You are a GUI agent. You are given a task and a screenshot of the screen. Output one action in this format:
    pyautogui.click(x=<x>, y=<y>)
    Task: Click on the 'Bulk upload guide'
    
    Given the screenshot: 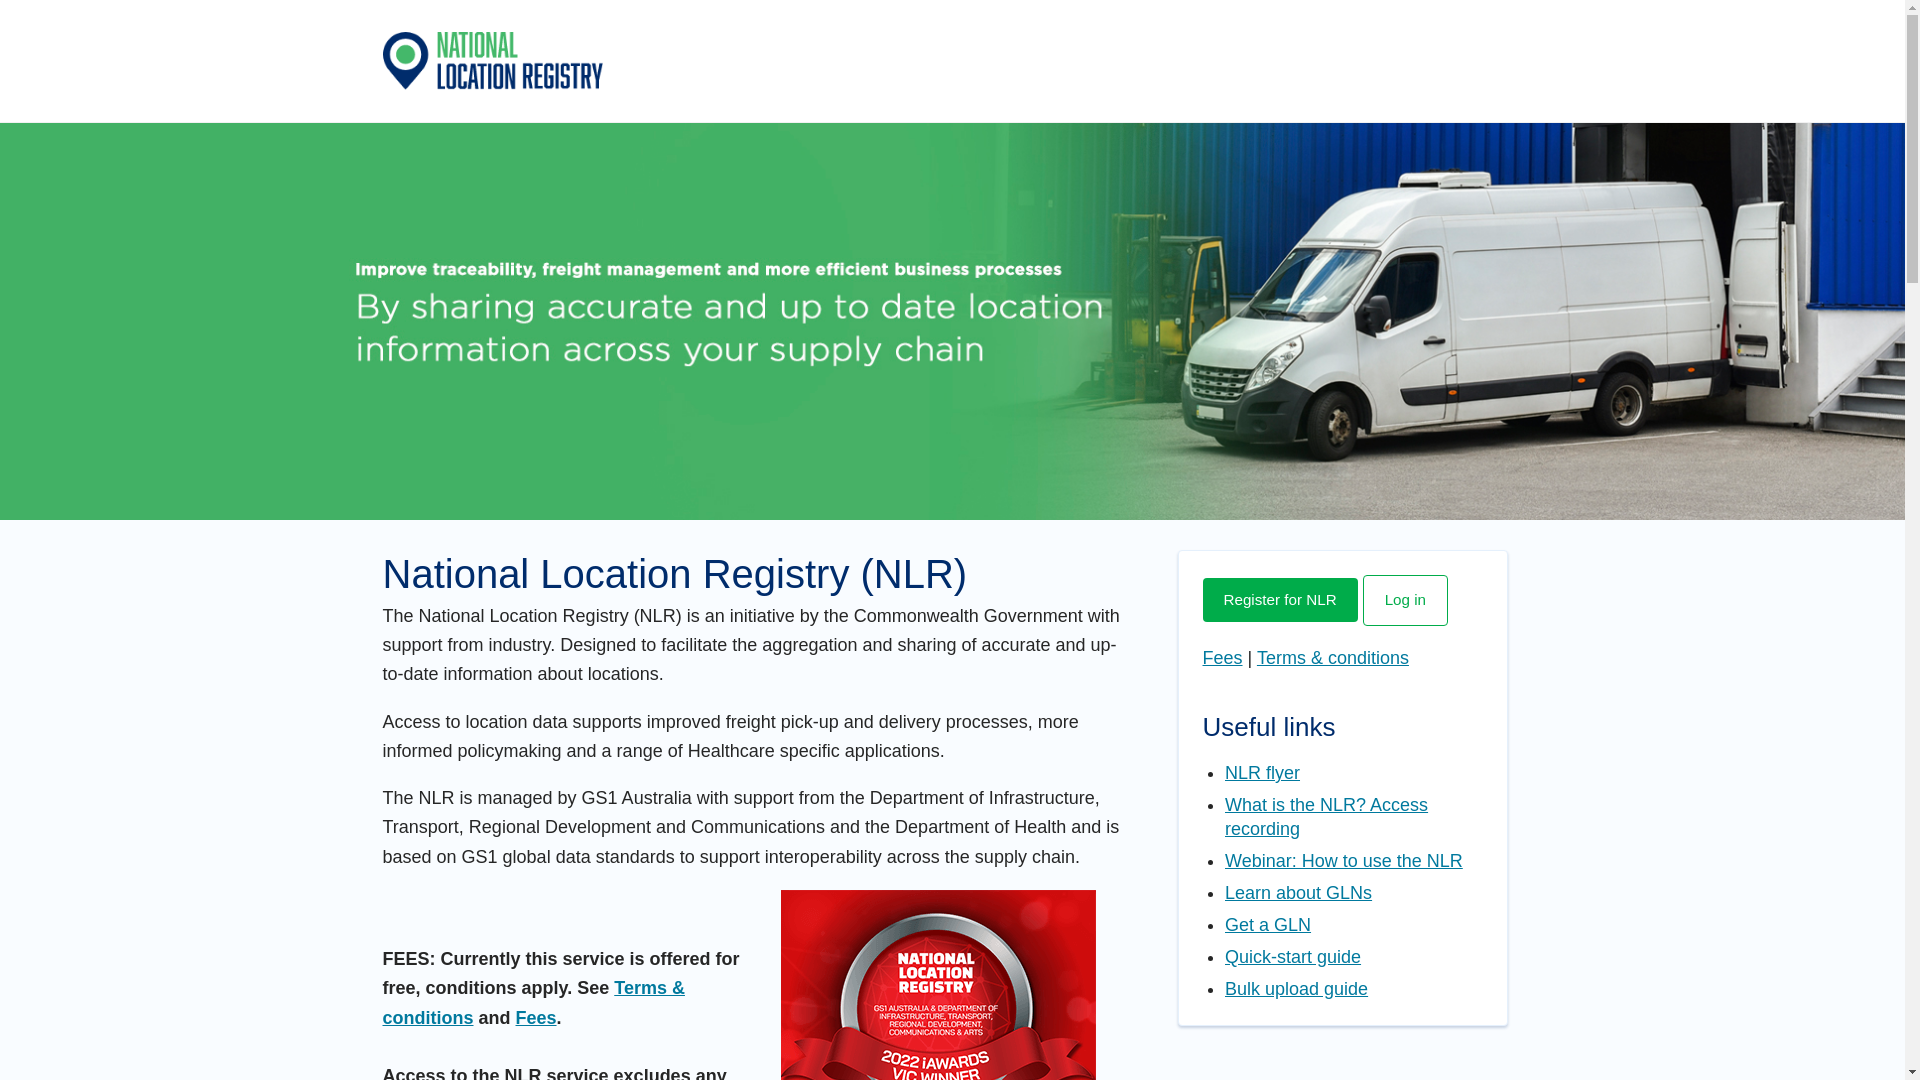 What is the action you would take?
    pyautogui.click(x=1296, y=987)
    